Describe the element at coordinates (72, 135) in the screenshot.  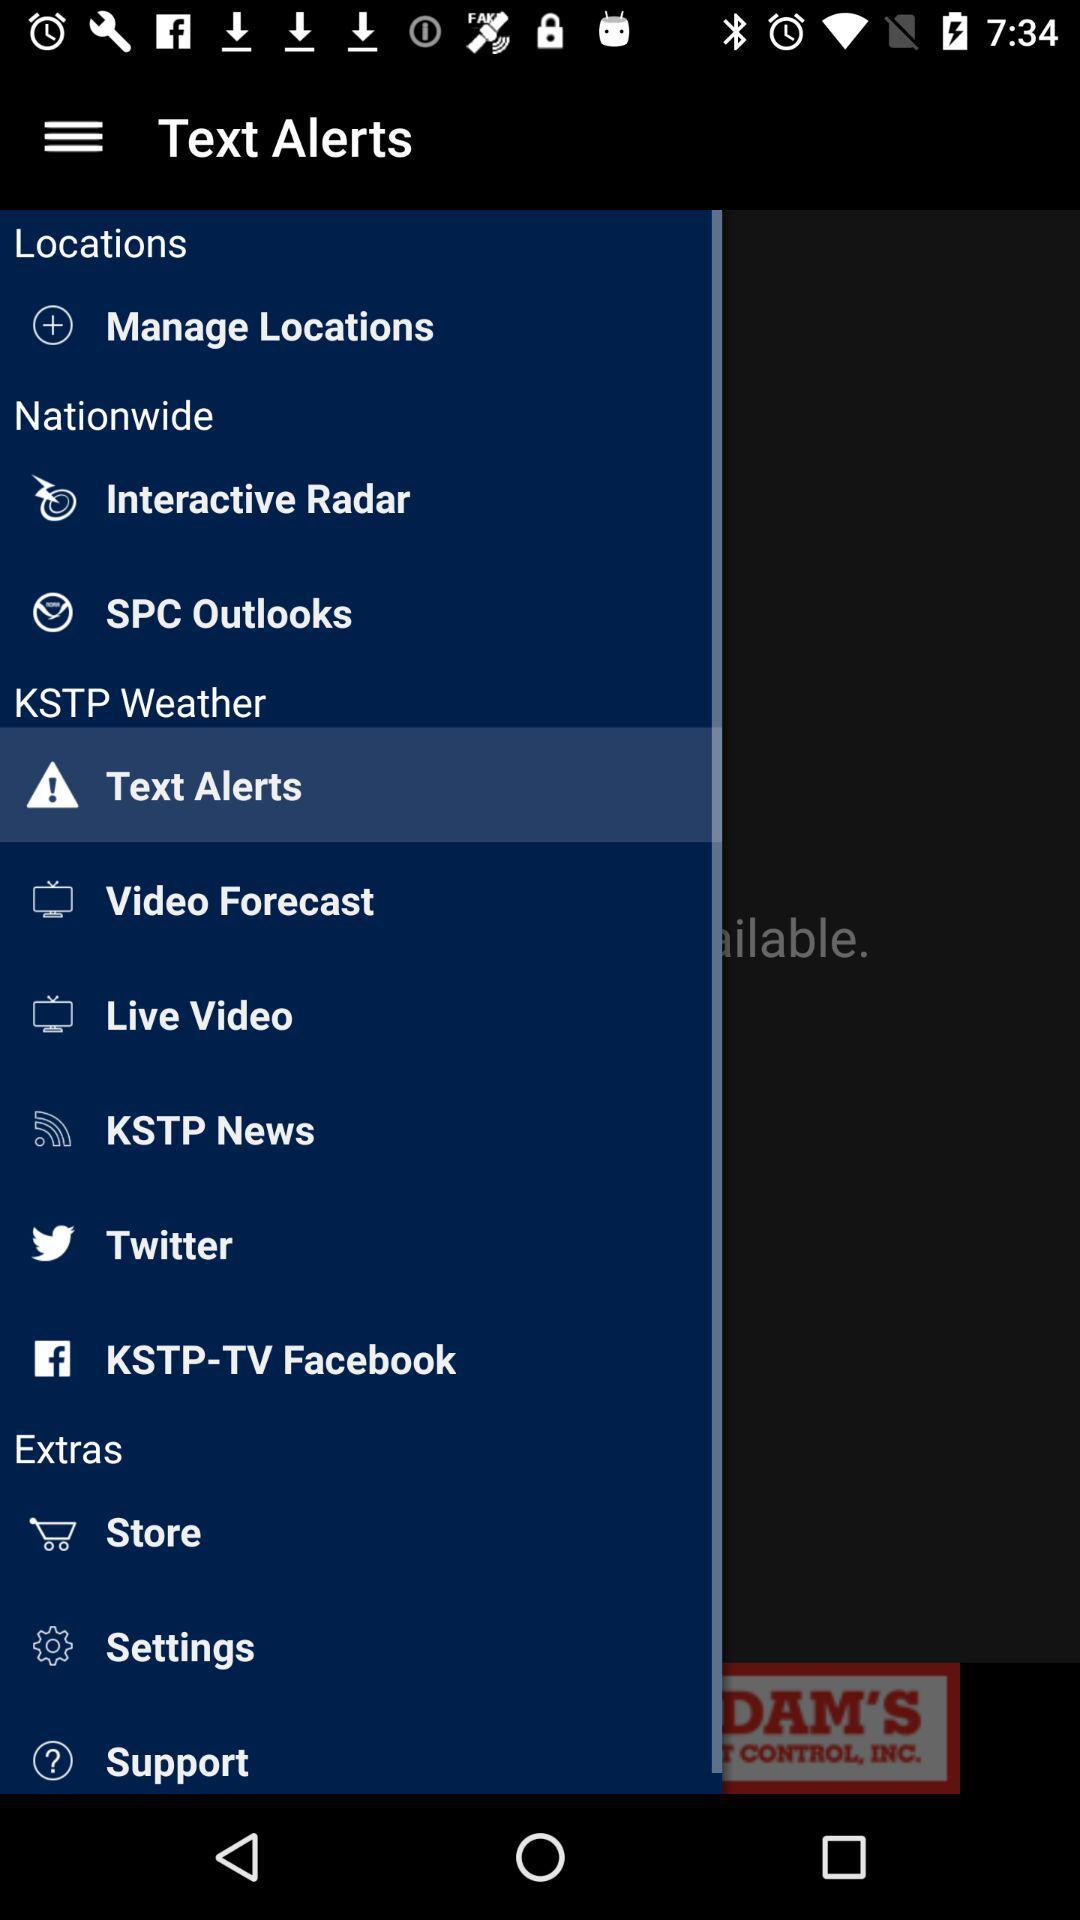
I see `the app next to the text alerts icon` at that location.